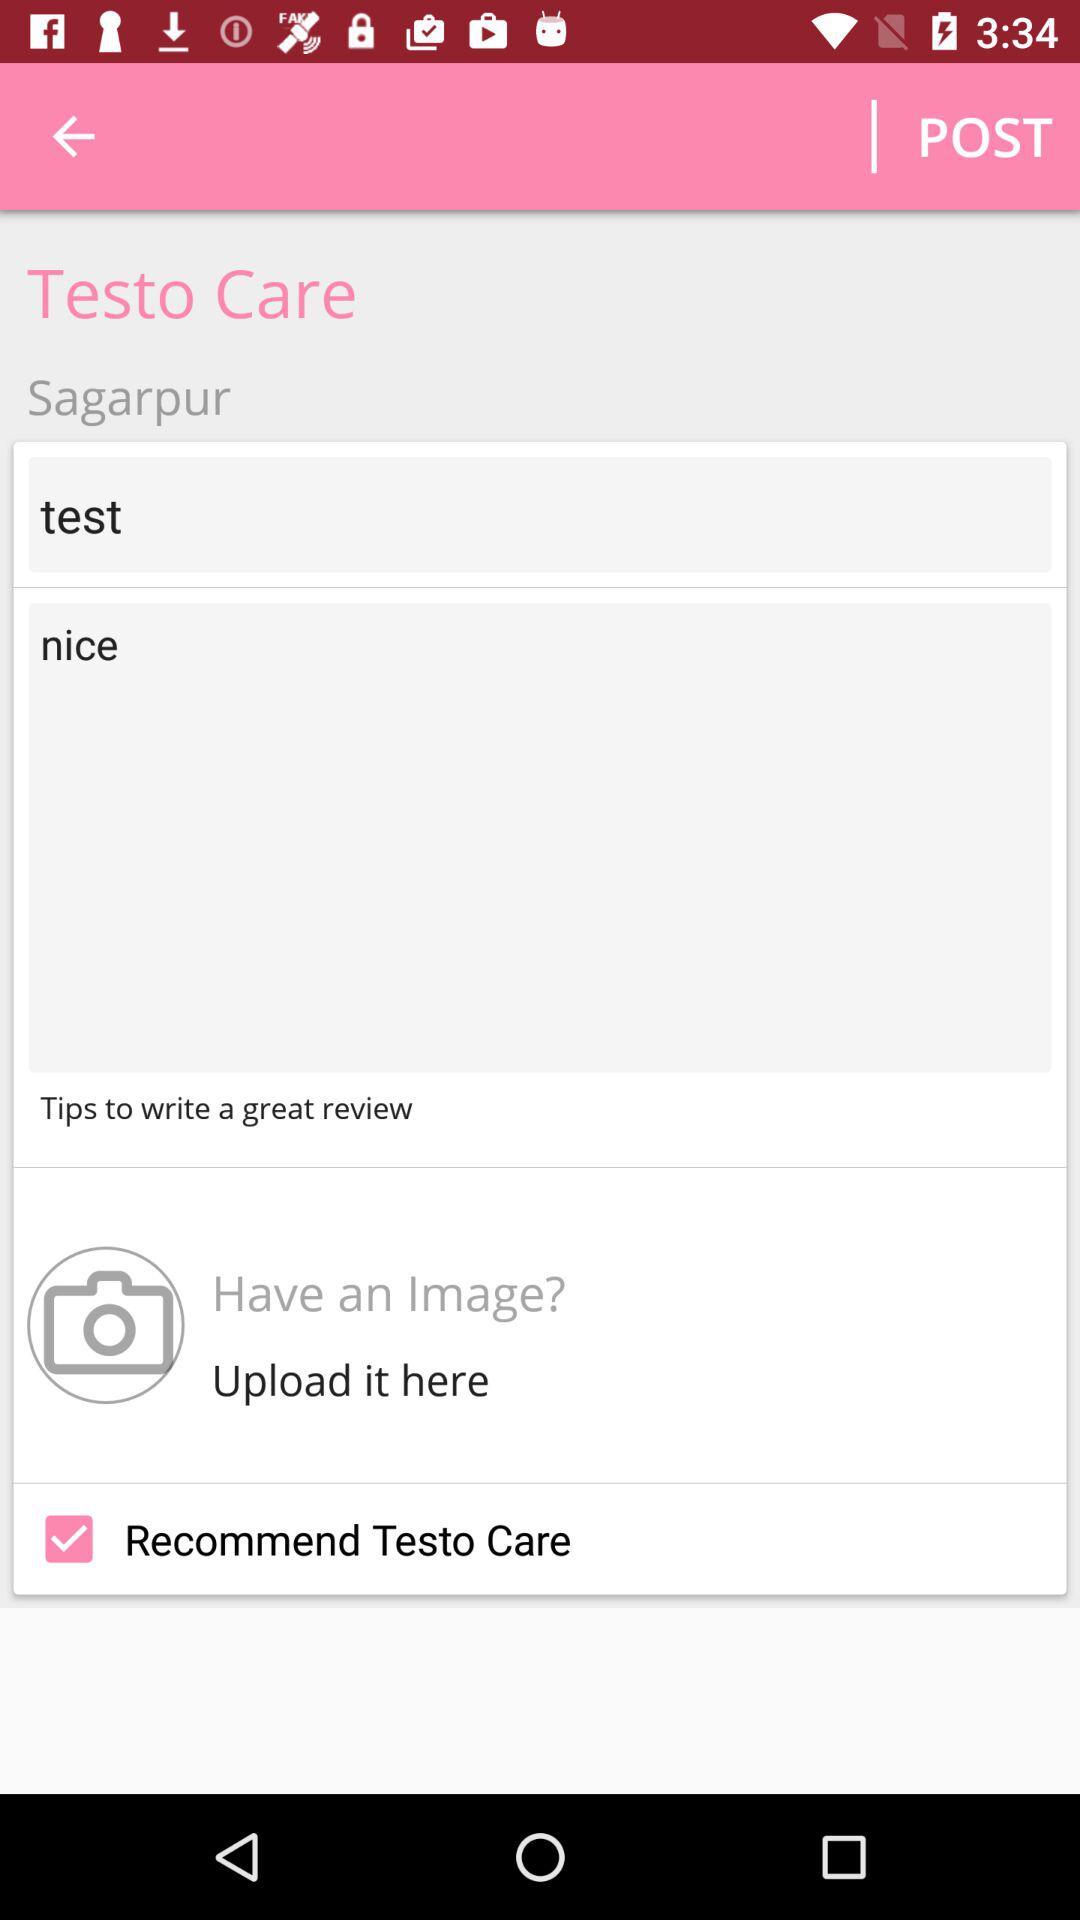 The width and height of the screenshot is (1080, 1920). Describe the element at coordinates (355, 1378) in the screenshot. I see `upload it here` at that location.